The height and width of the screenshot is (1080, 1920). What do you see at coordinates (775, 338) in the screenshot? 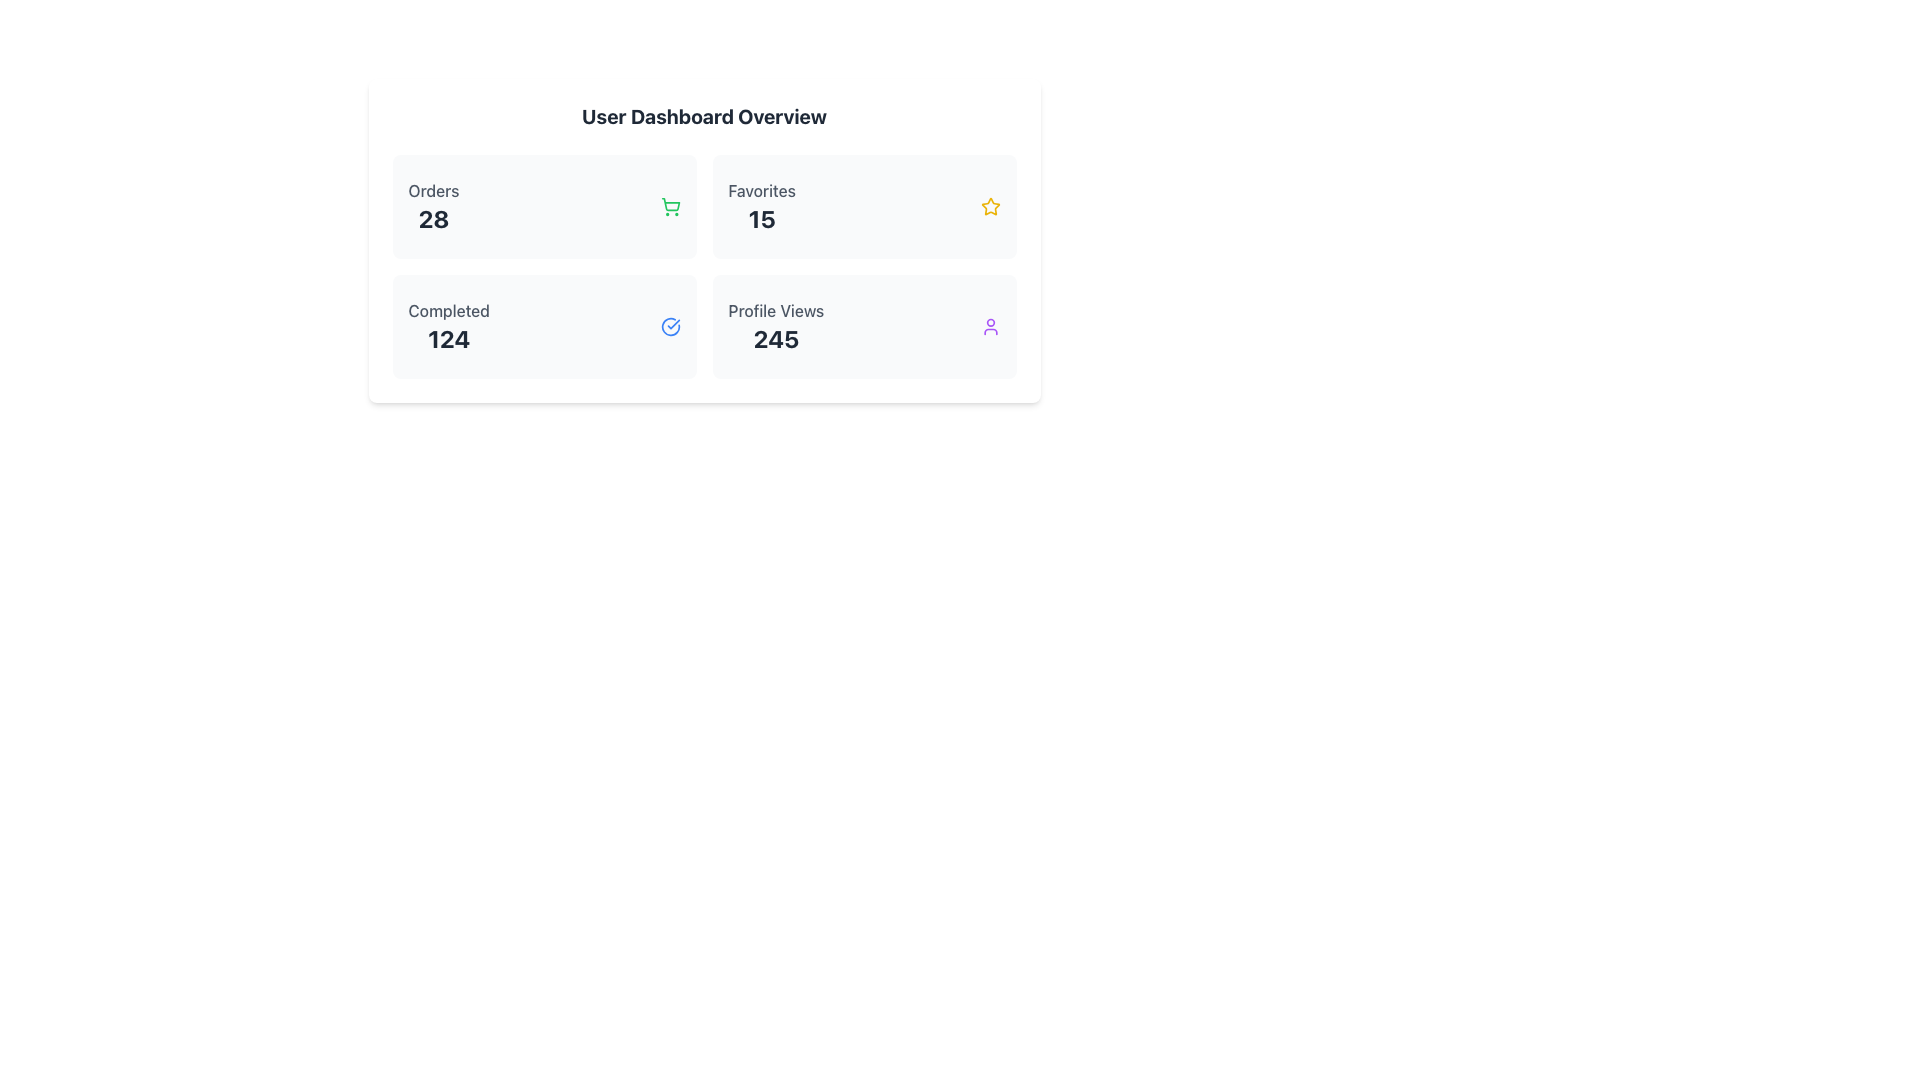
I see `the bold number '245' displayed in the 'Profile Views' card located in the bottom-right section of the dashboard` at bounding box center [775, 338].